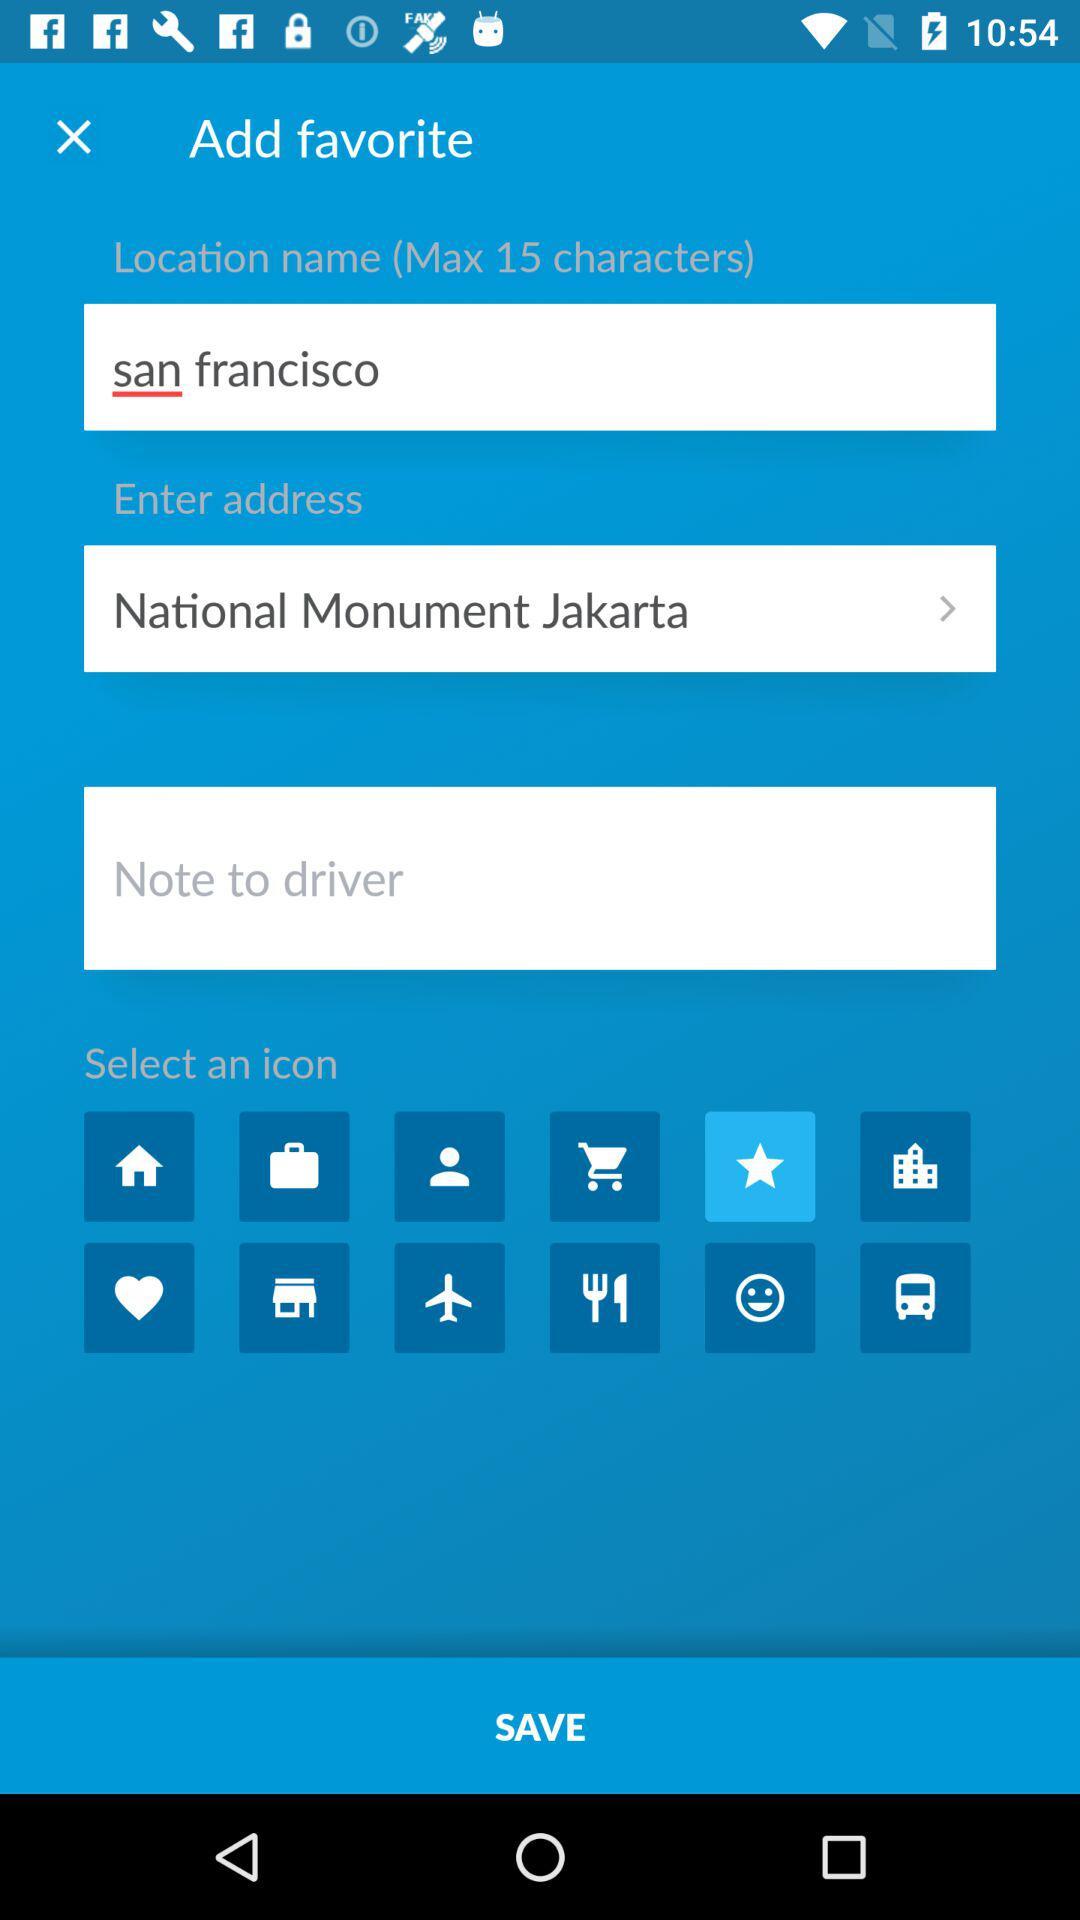 Image resolution: width=1080 pixels, height=1920 pixels. Describe the element at coordinates (603, 1166) in the screenshot. I see `shopping cart` at that location.